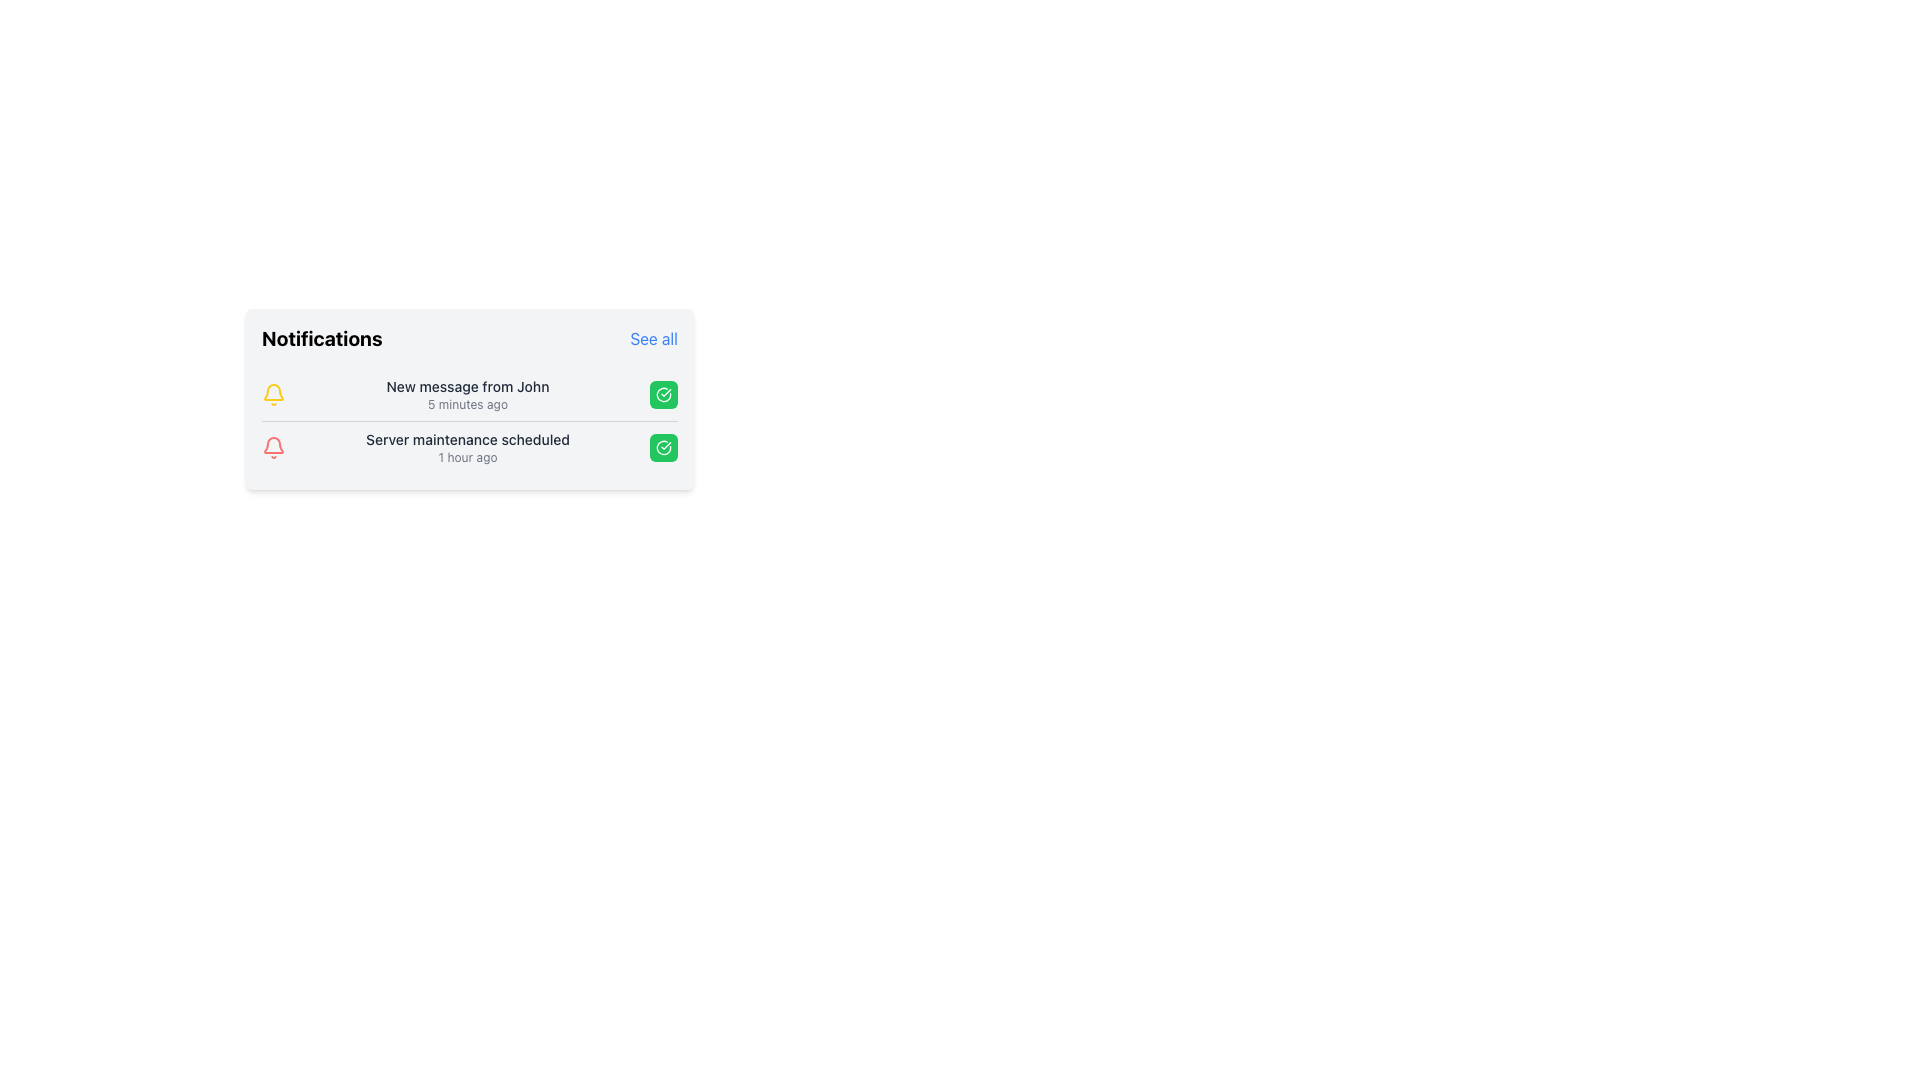 The height and width of the screenshot is (1080, 1920). What do you see at coordinates (466, 394) in the screenshot?
I see `the first notification entry in the vertical list of notifications, which presents a message notification including the sender's name and time received` at bounding box center [466, 394].